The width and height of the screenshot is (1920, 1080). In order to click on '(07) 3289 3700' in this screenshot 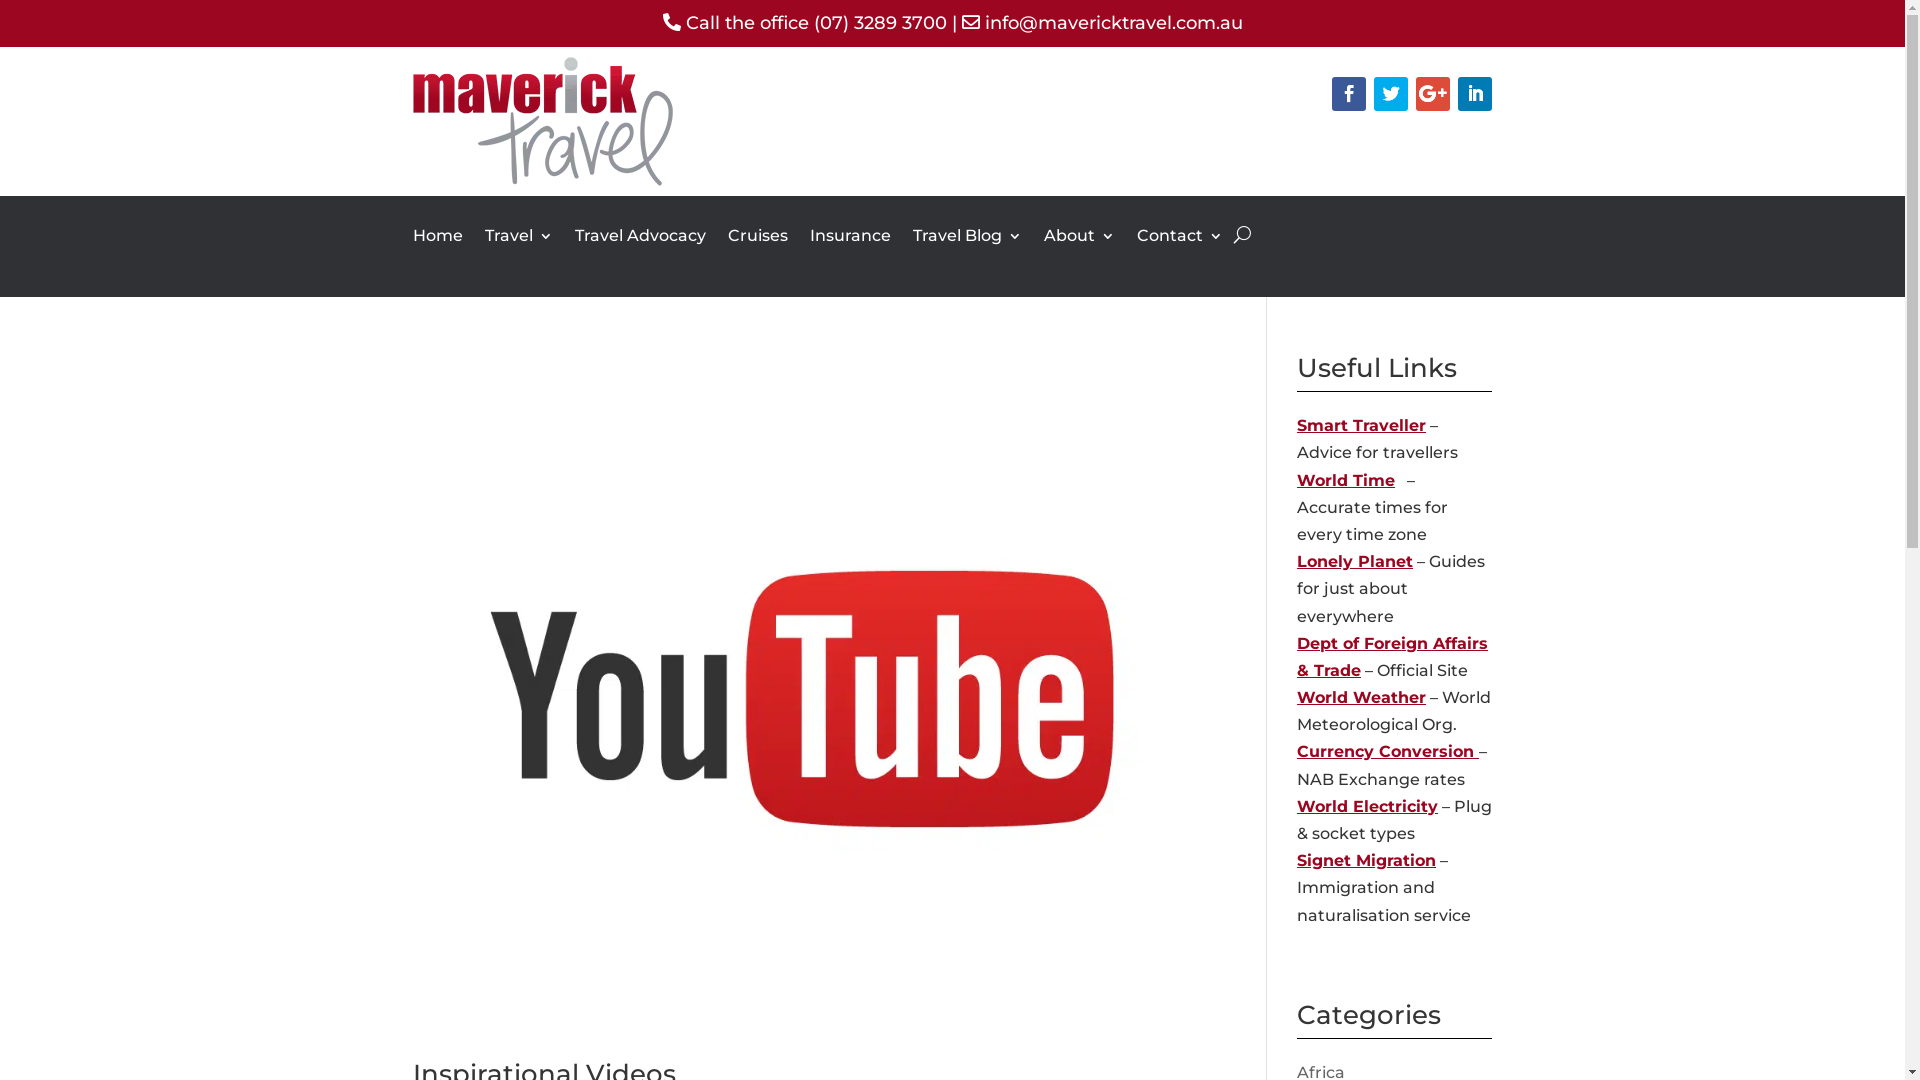, I will do `click(880, 23)`.